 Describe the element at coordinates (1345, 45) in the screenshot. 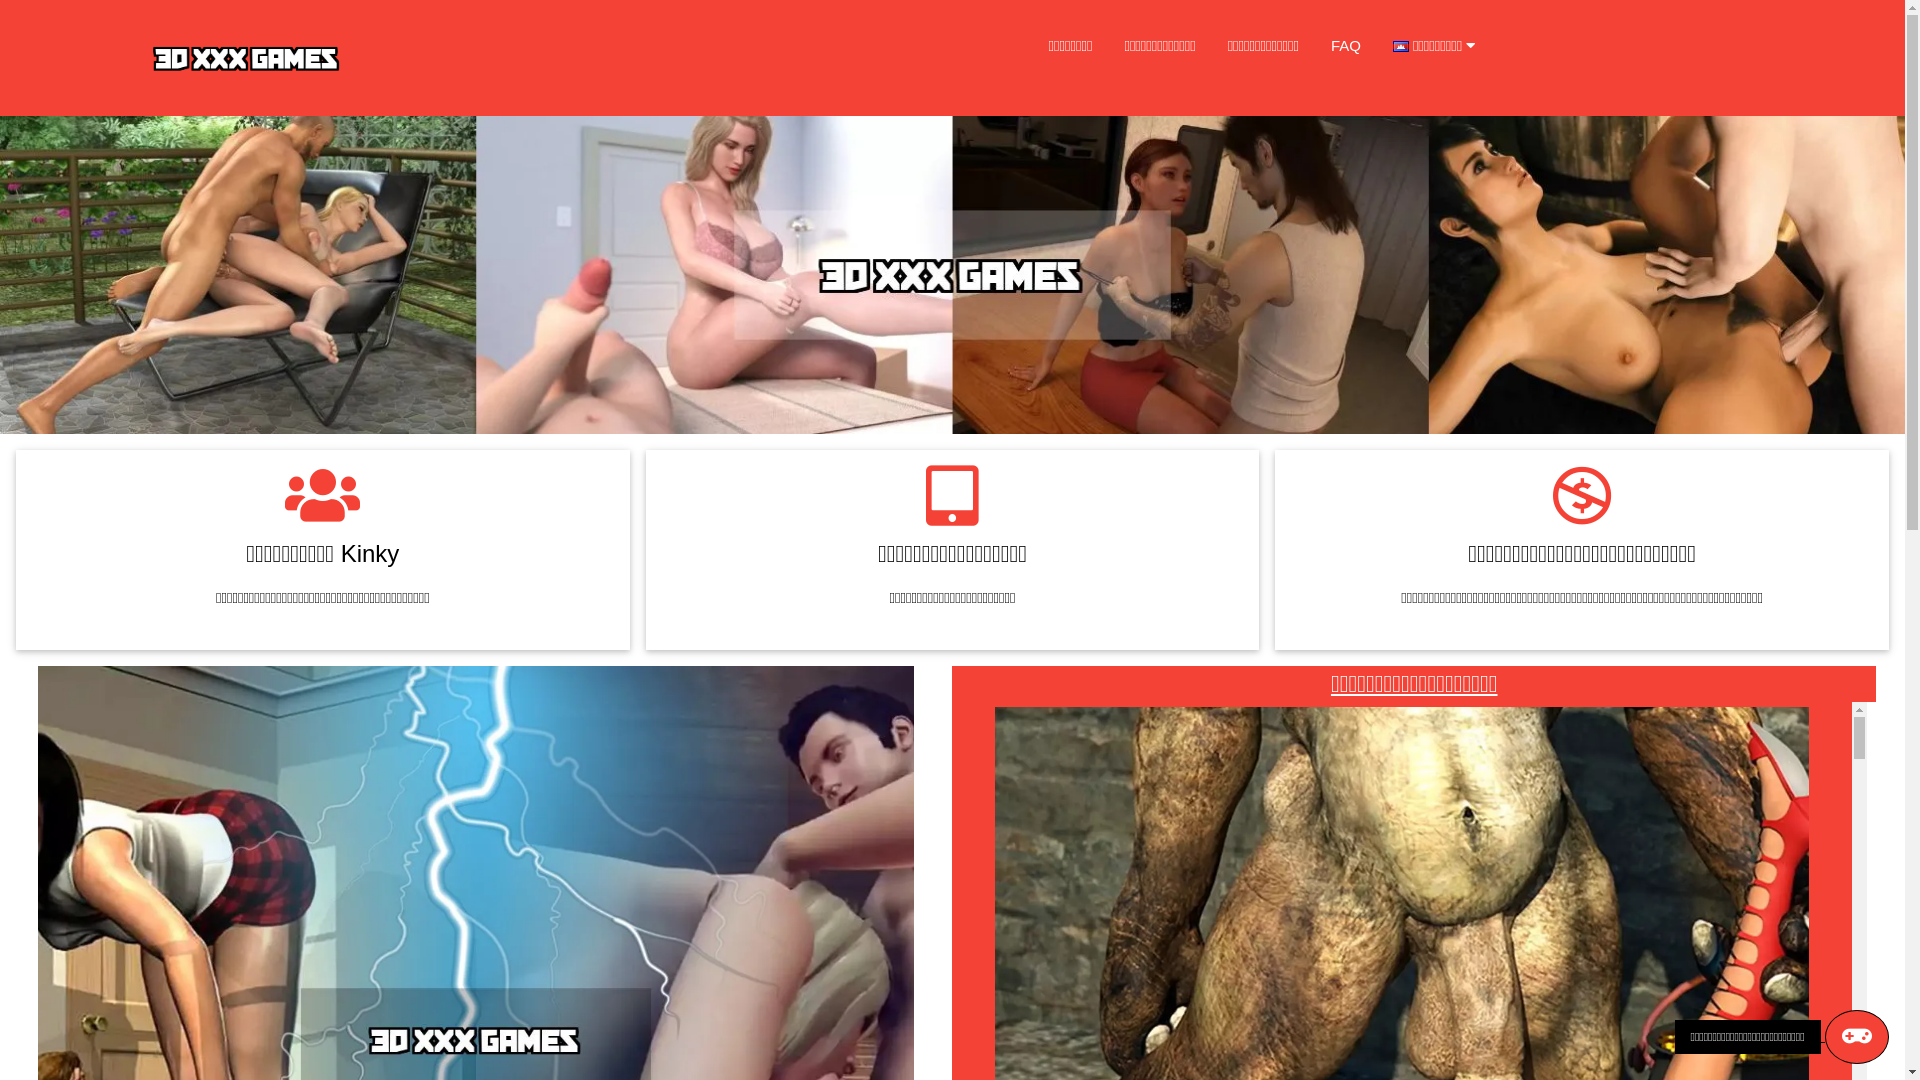

I see `'FAQ'` at that location.